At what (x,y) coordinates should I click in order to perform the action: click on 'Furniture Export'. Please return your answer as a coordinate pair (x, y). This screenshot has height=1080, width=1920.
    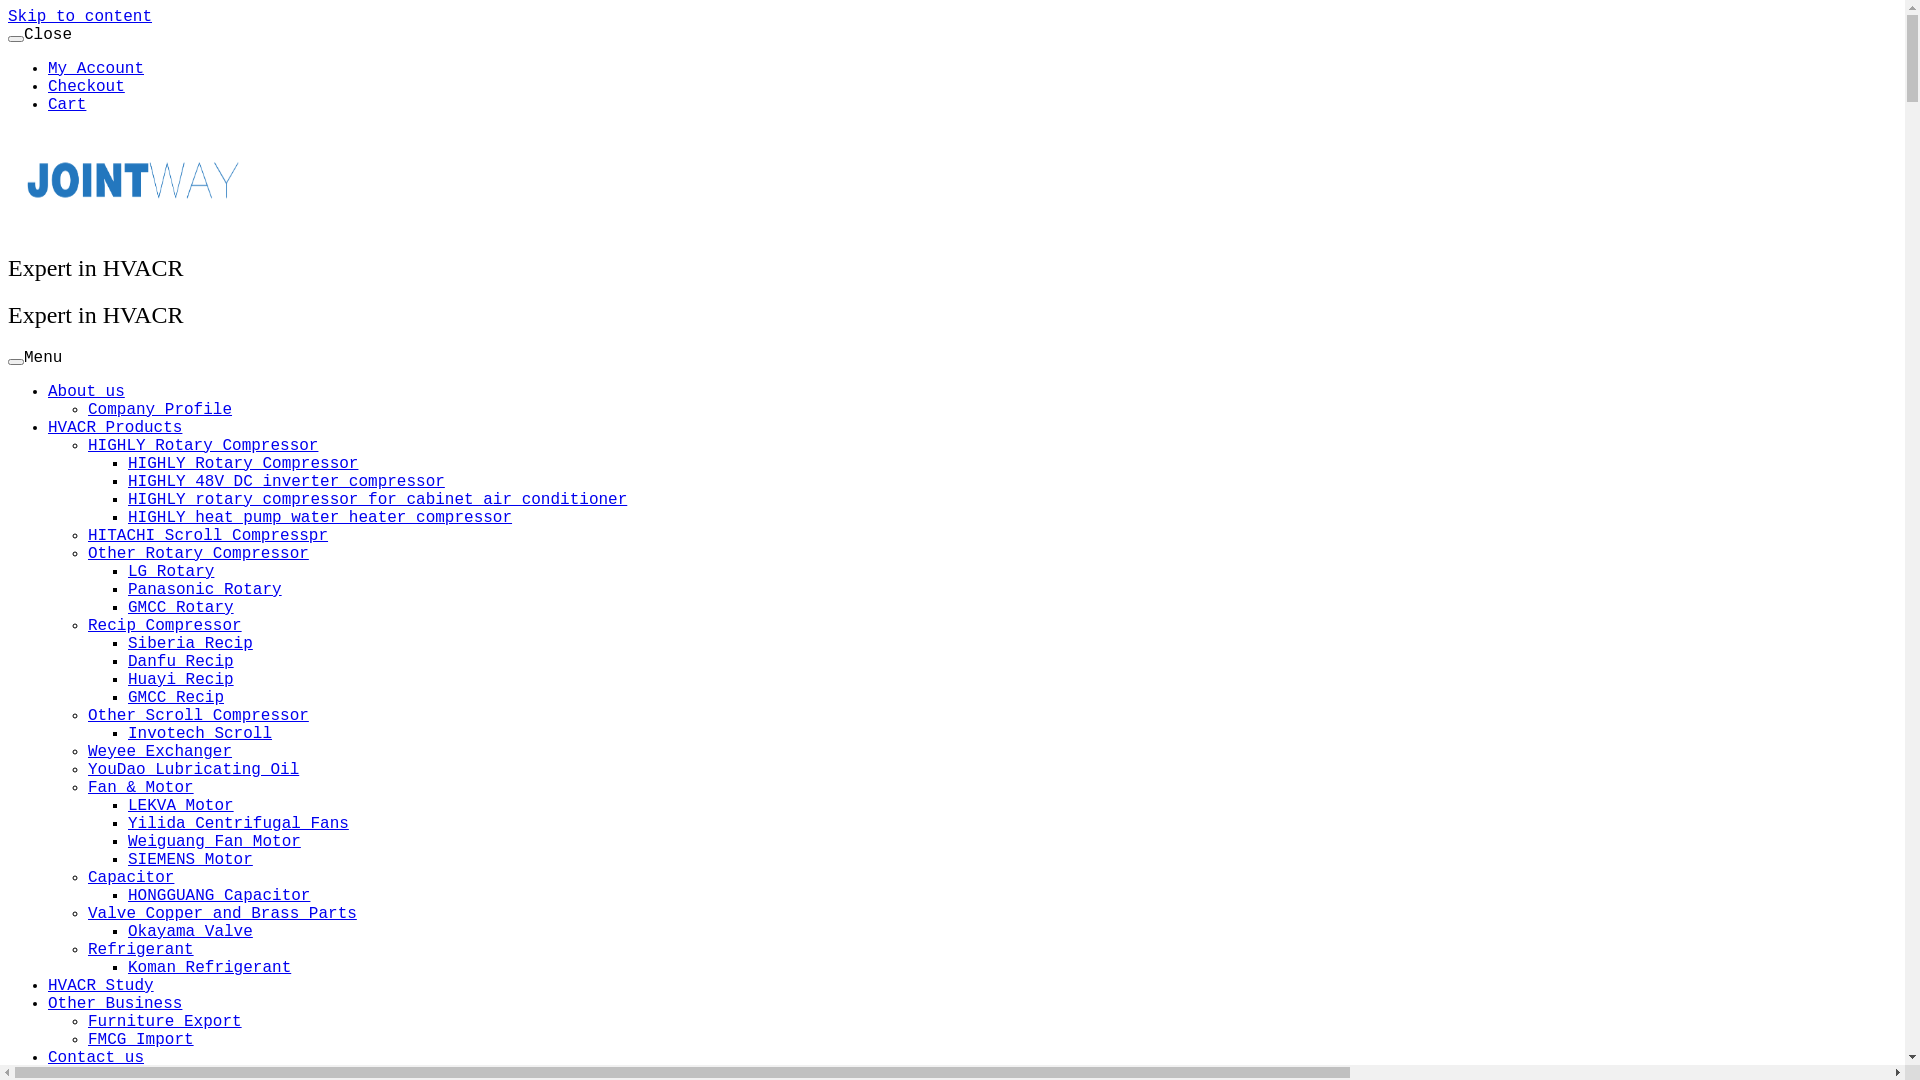
    Looking at the image, I should click on (86, 1022).